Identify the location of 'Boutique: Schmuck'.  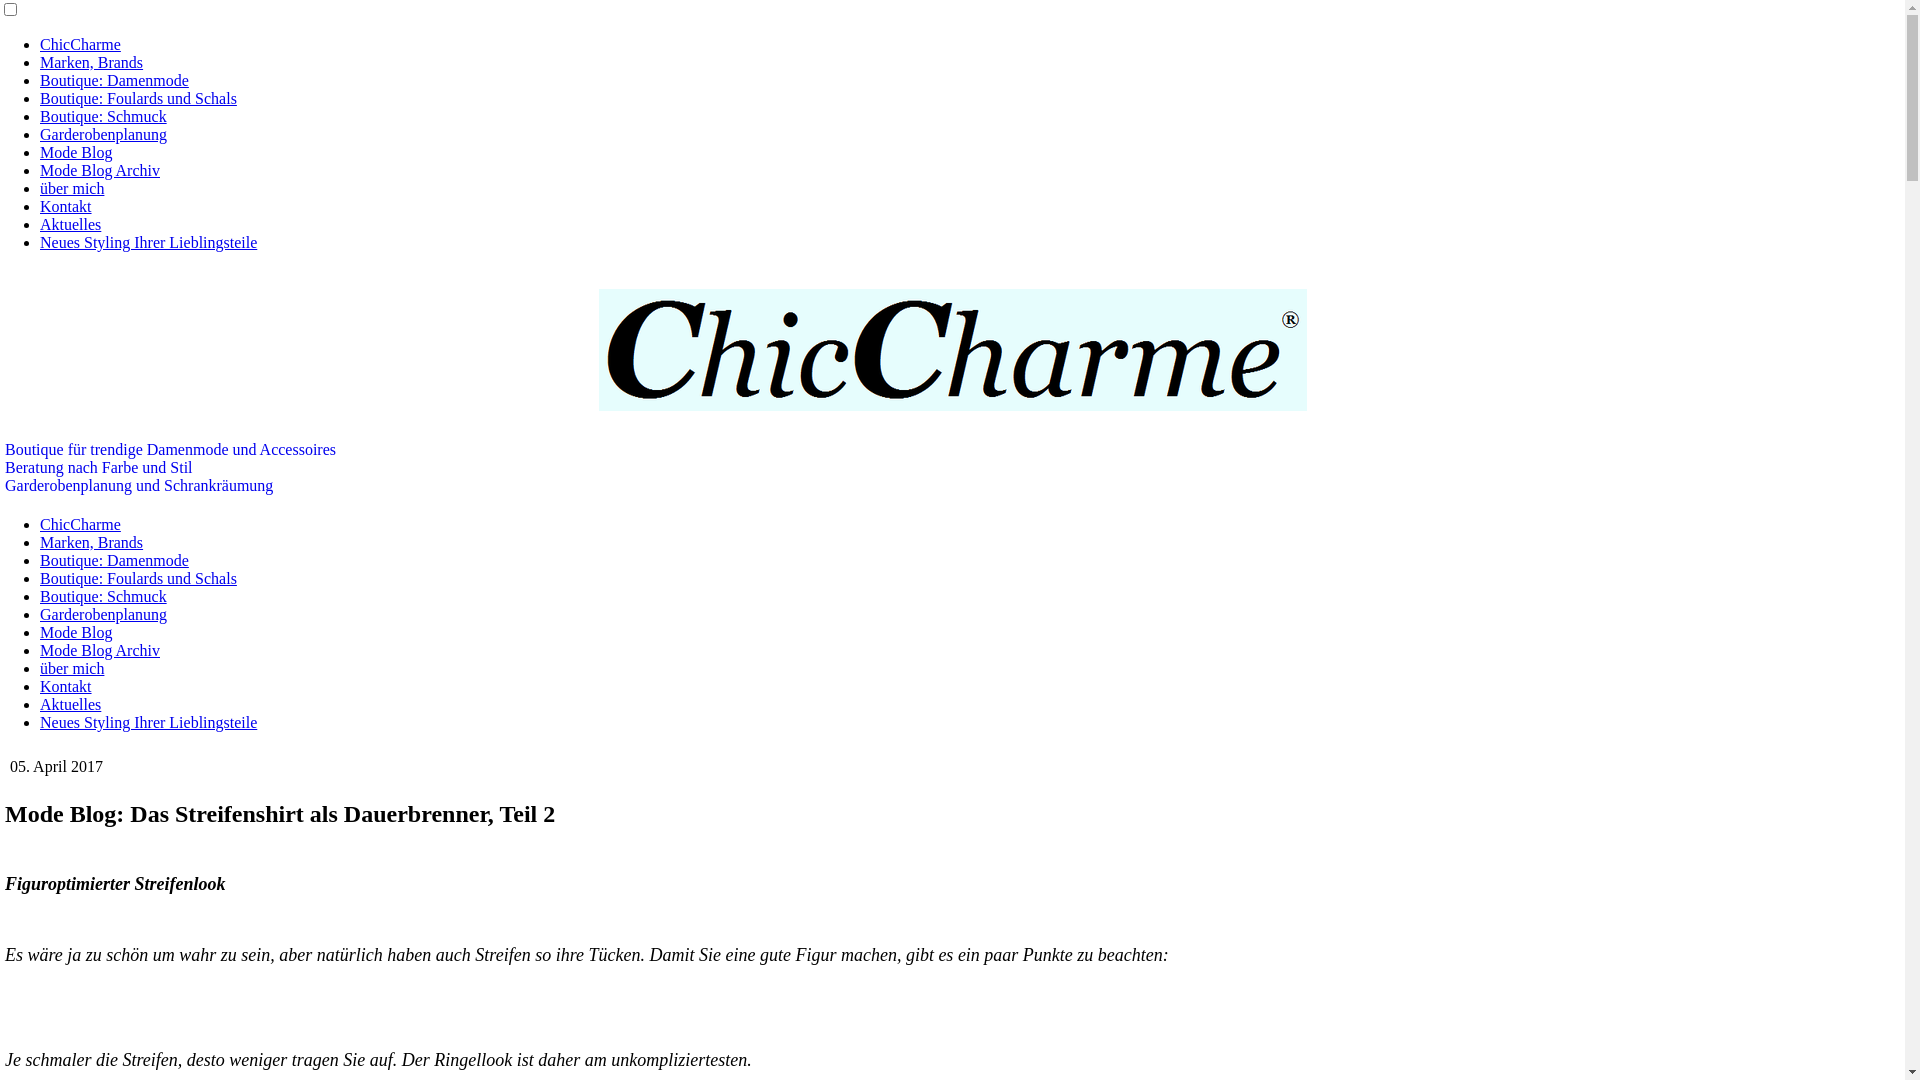
(102, 116).